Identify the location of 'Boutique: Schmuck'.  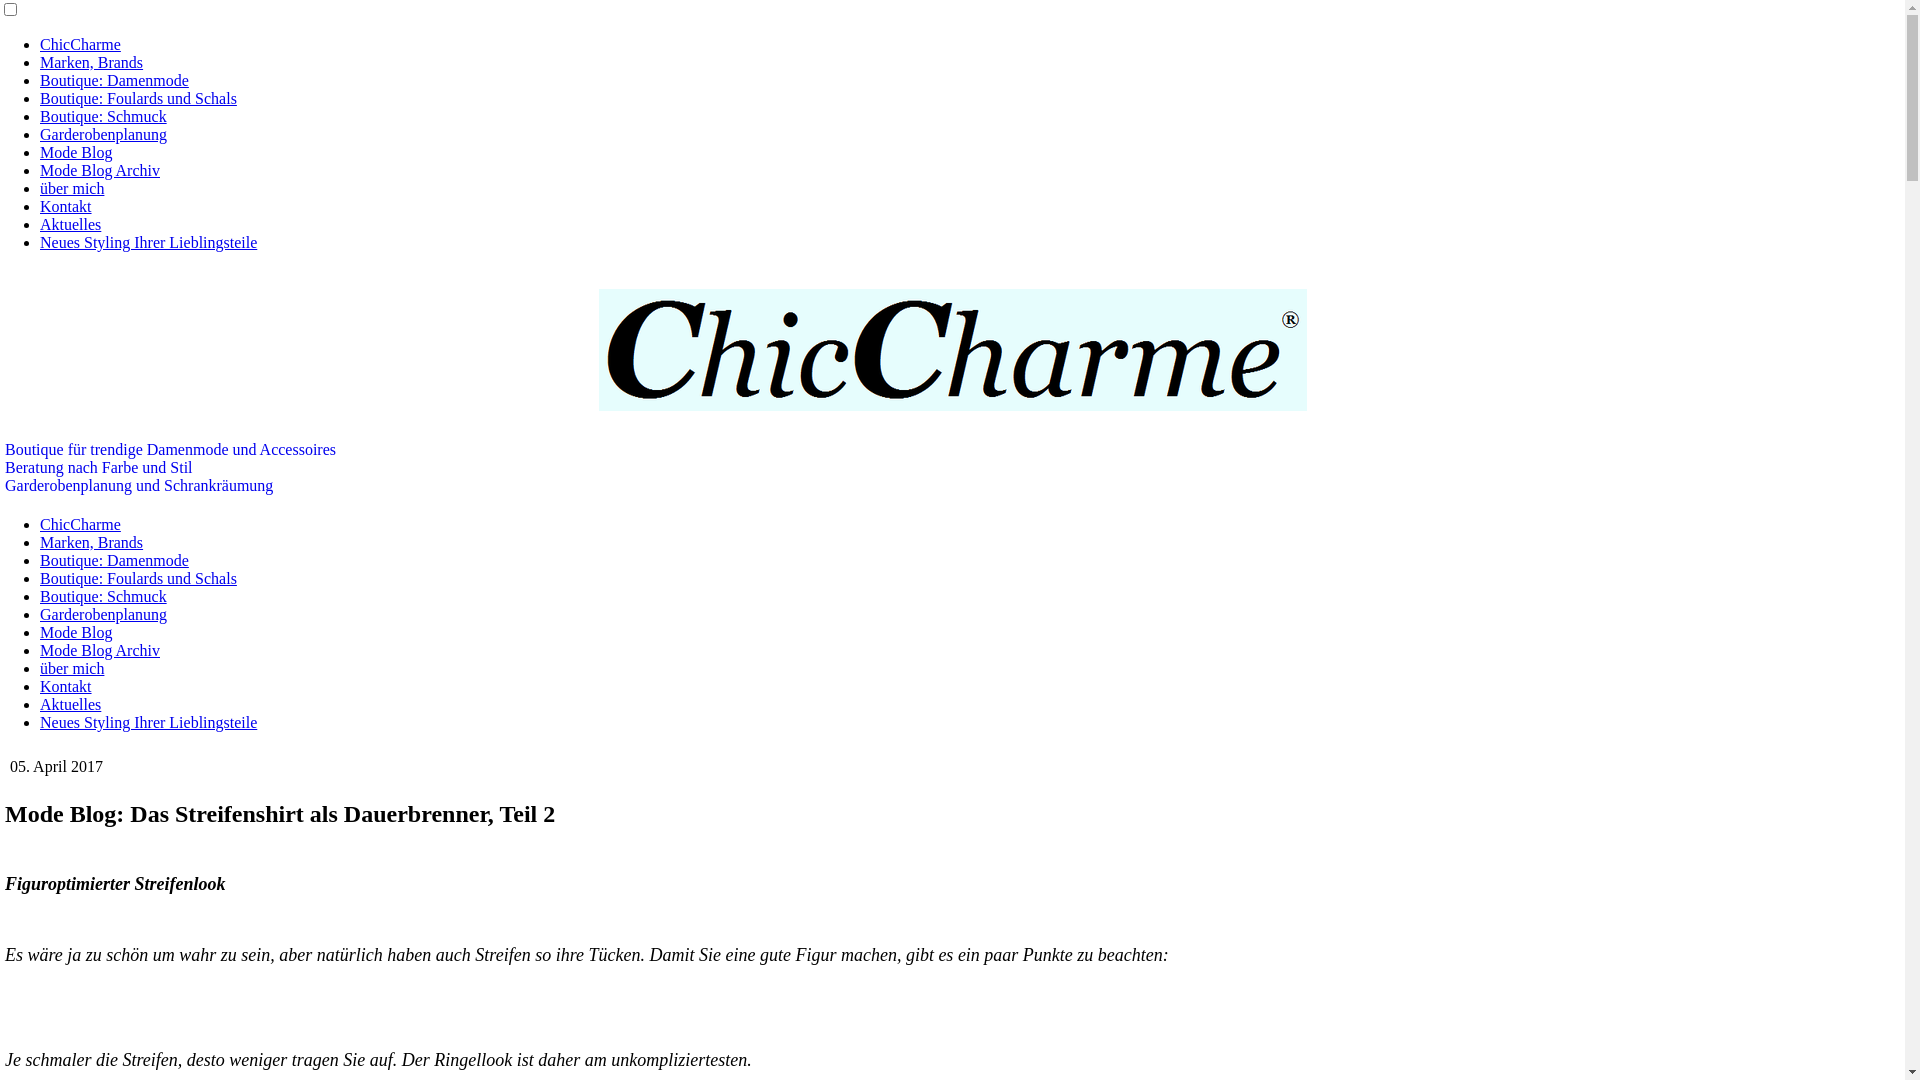
(102, 116).